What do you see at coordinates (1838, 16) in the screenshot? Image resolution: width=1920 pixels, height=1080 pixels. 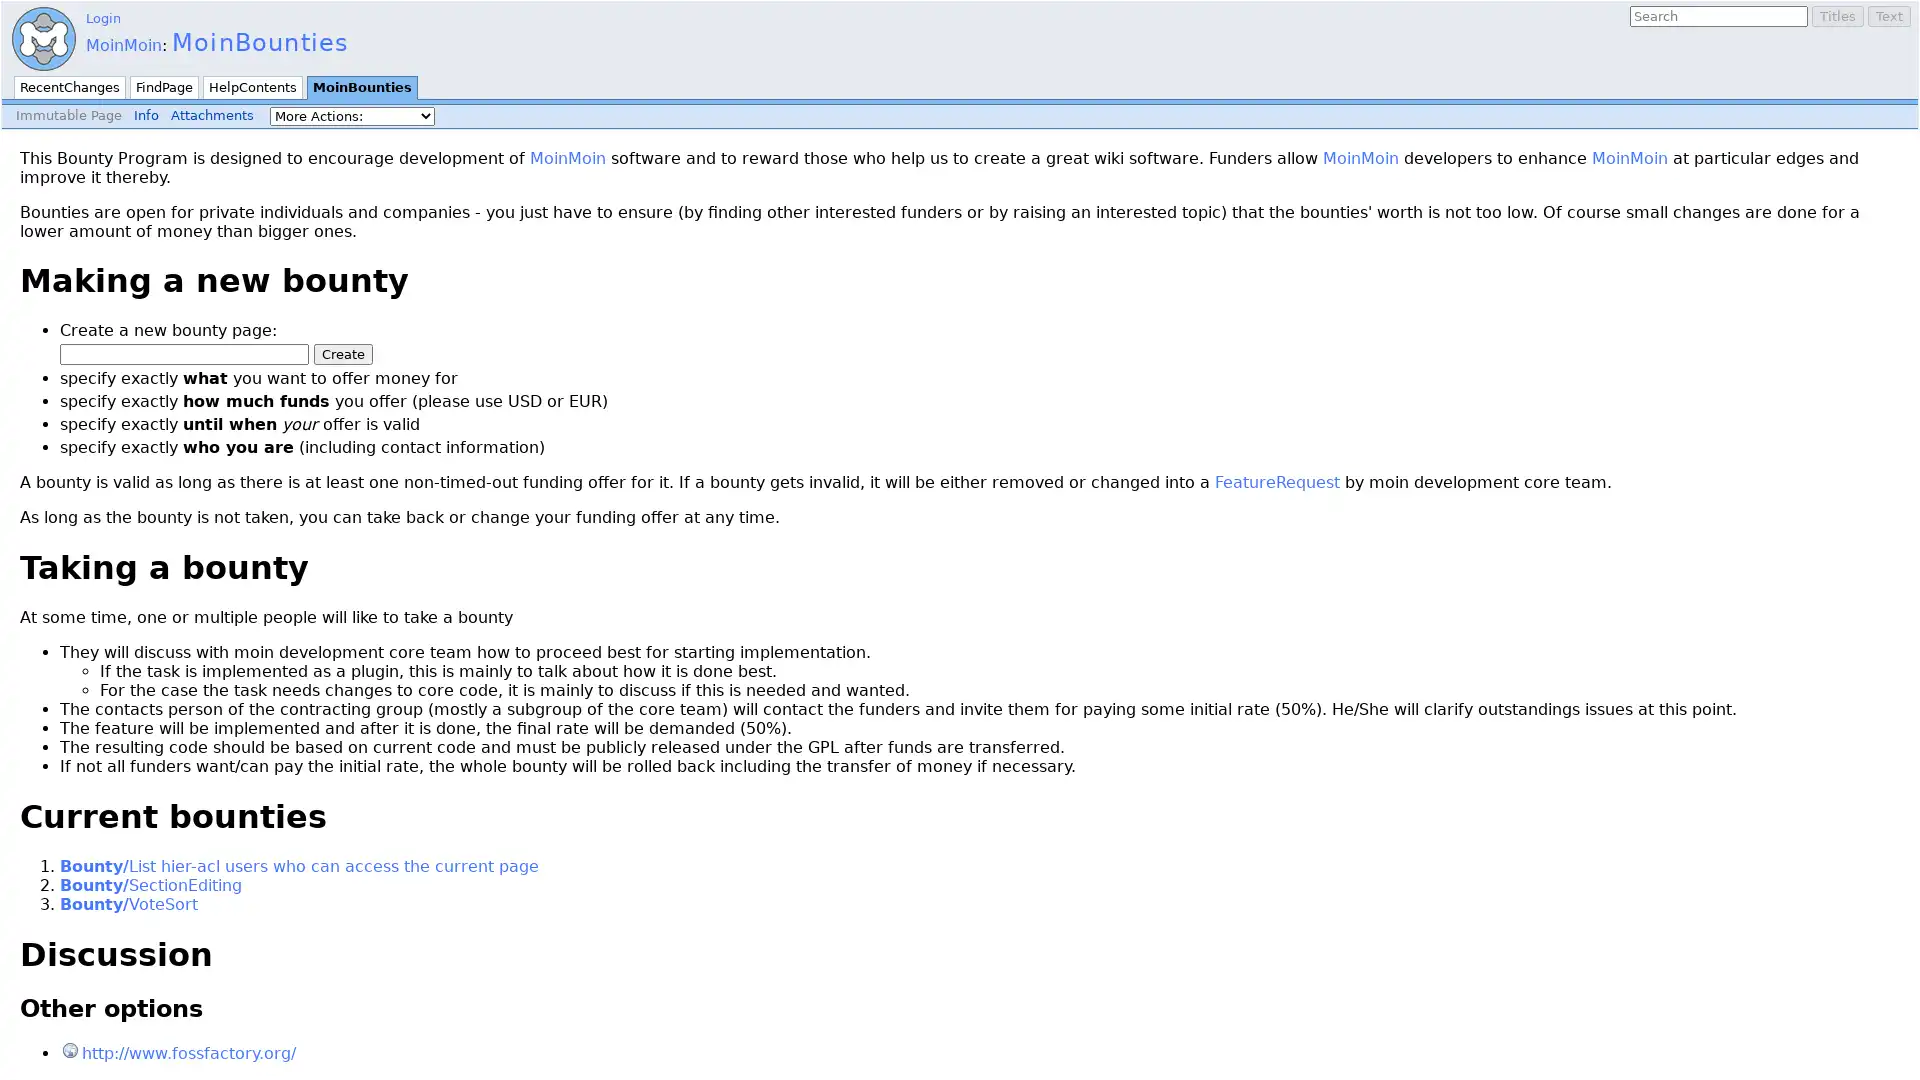 I see `Titles` at bounding box center [1838, 16].